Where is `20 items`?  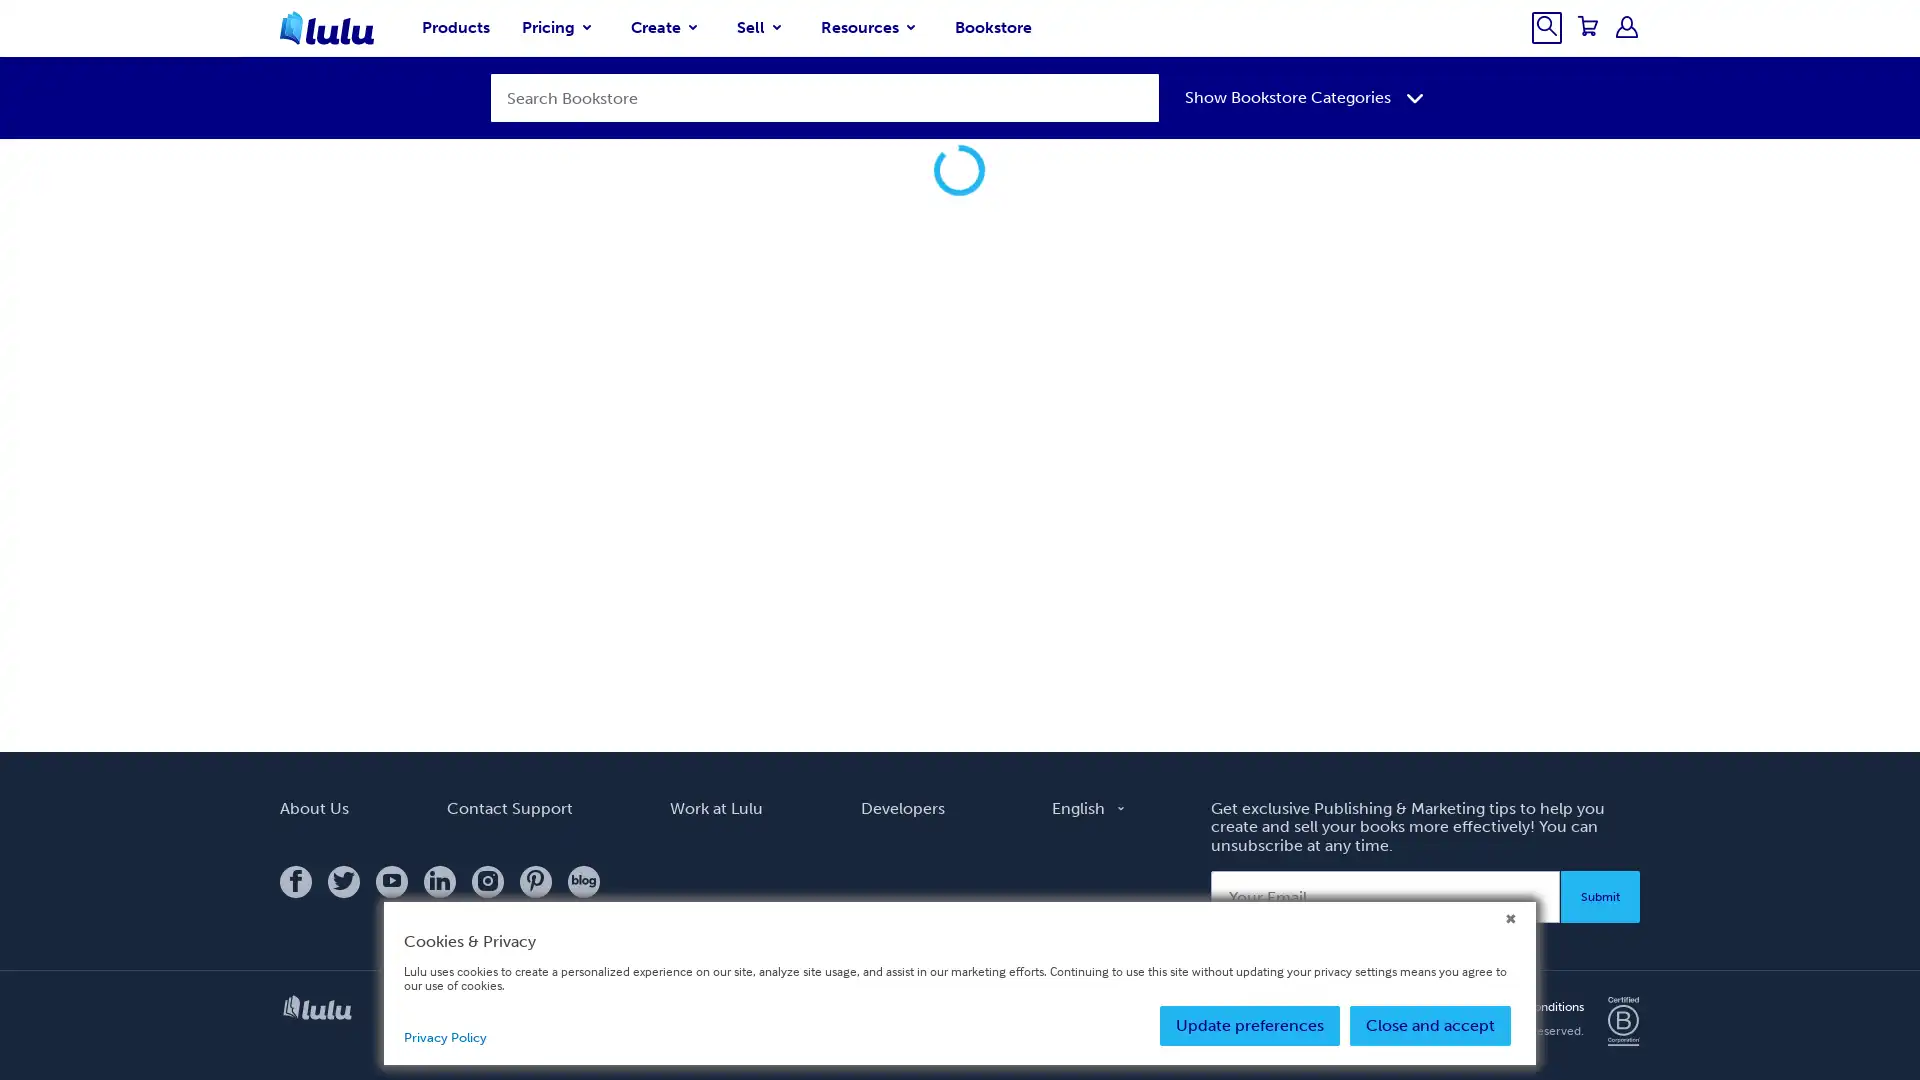
20 items is located at coordinates (741, 622).